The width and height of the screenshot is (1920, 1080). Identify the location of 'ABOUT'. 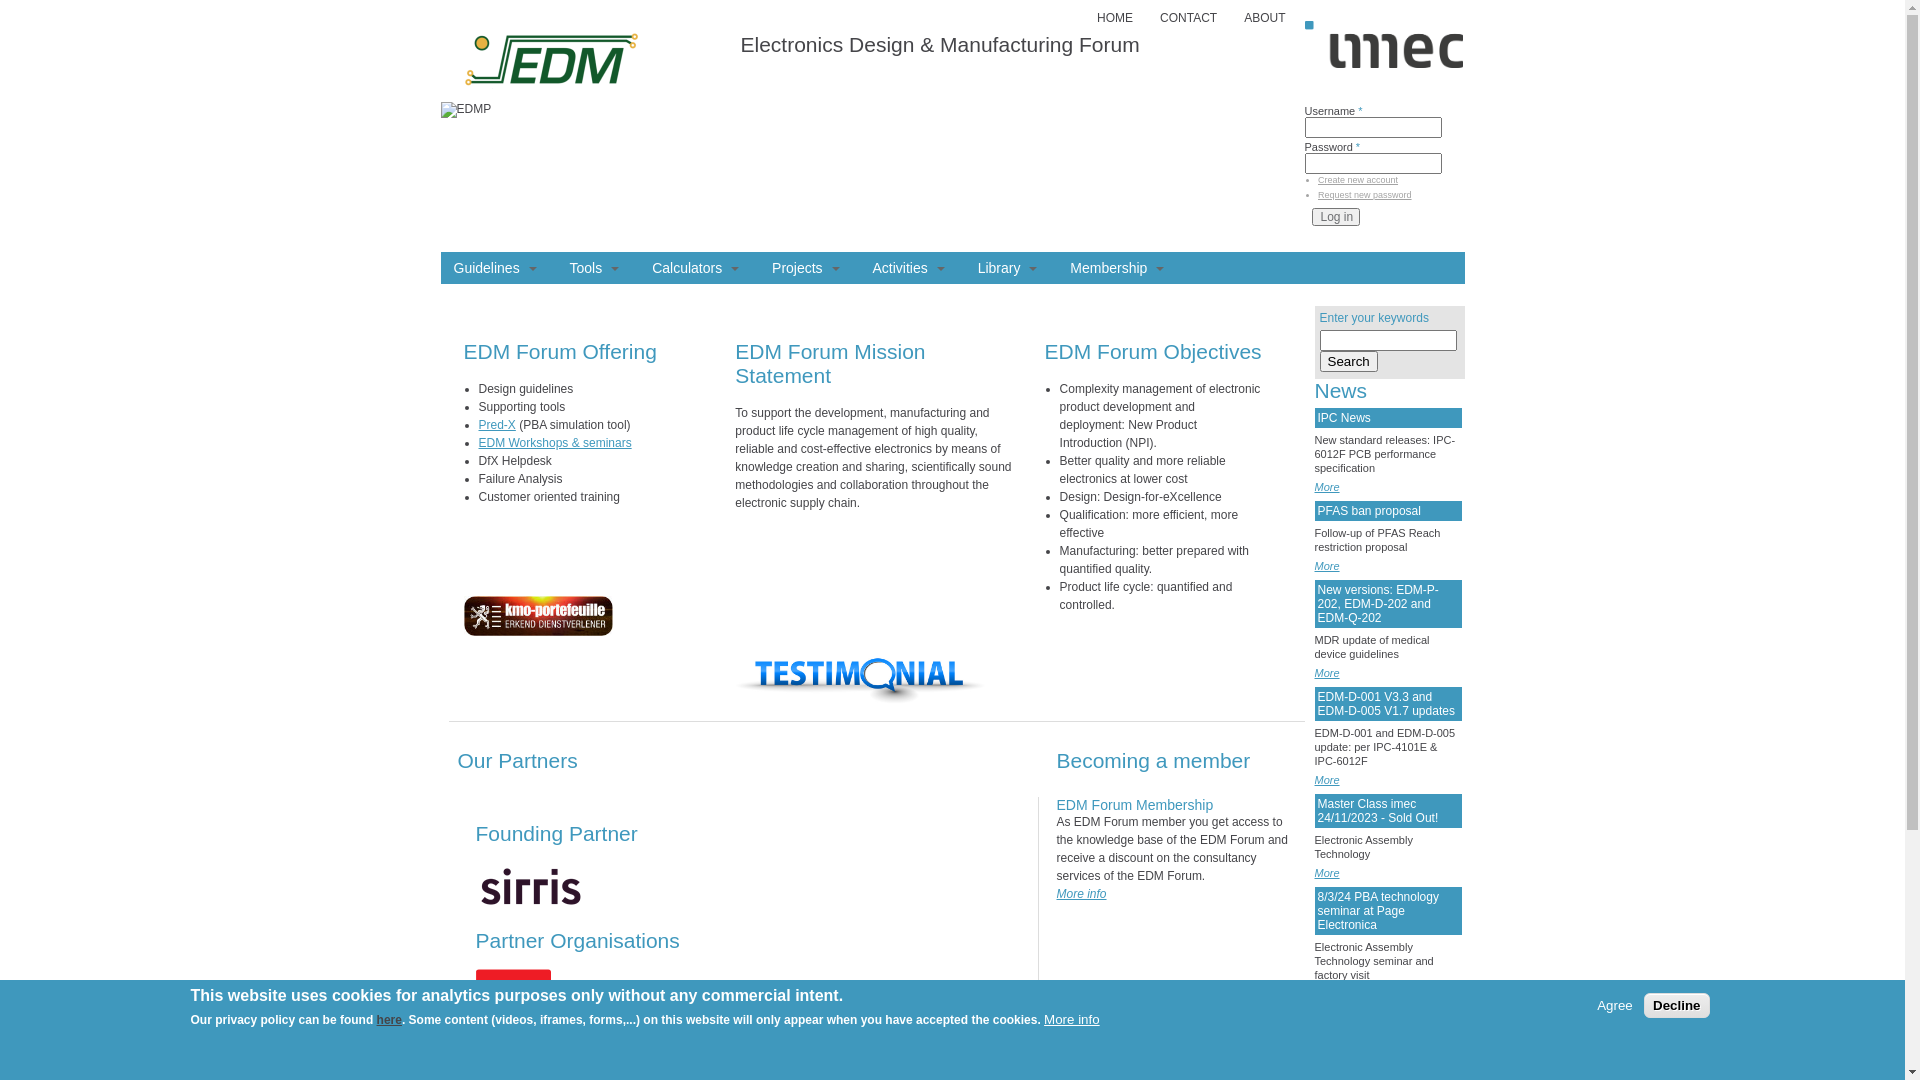
(1263, 18).